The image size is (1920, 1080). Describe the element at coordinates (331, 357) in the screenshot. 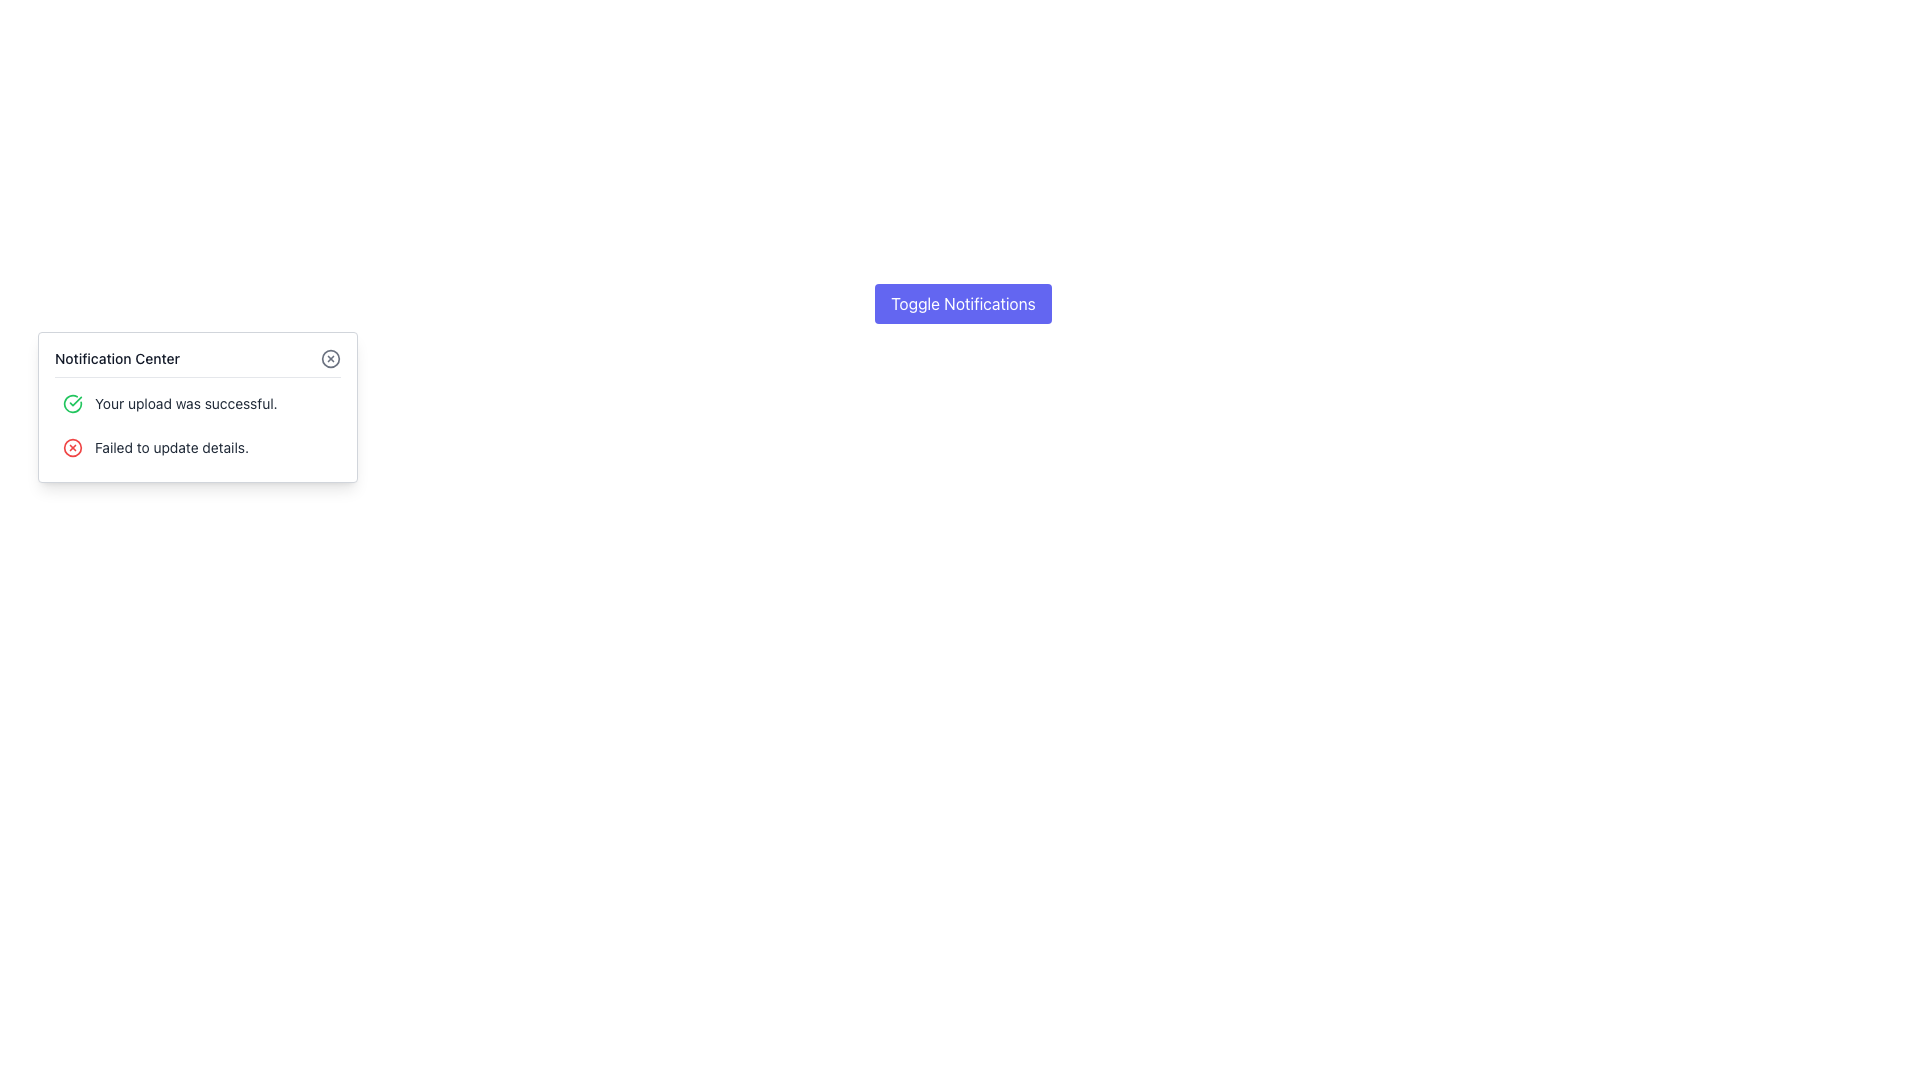

I see `the circular icon component located in the top-right corner of the notification center box` at that location.